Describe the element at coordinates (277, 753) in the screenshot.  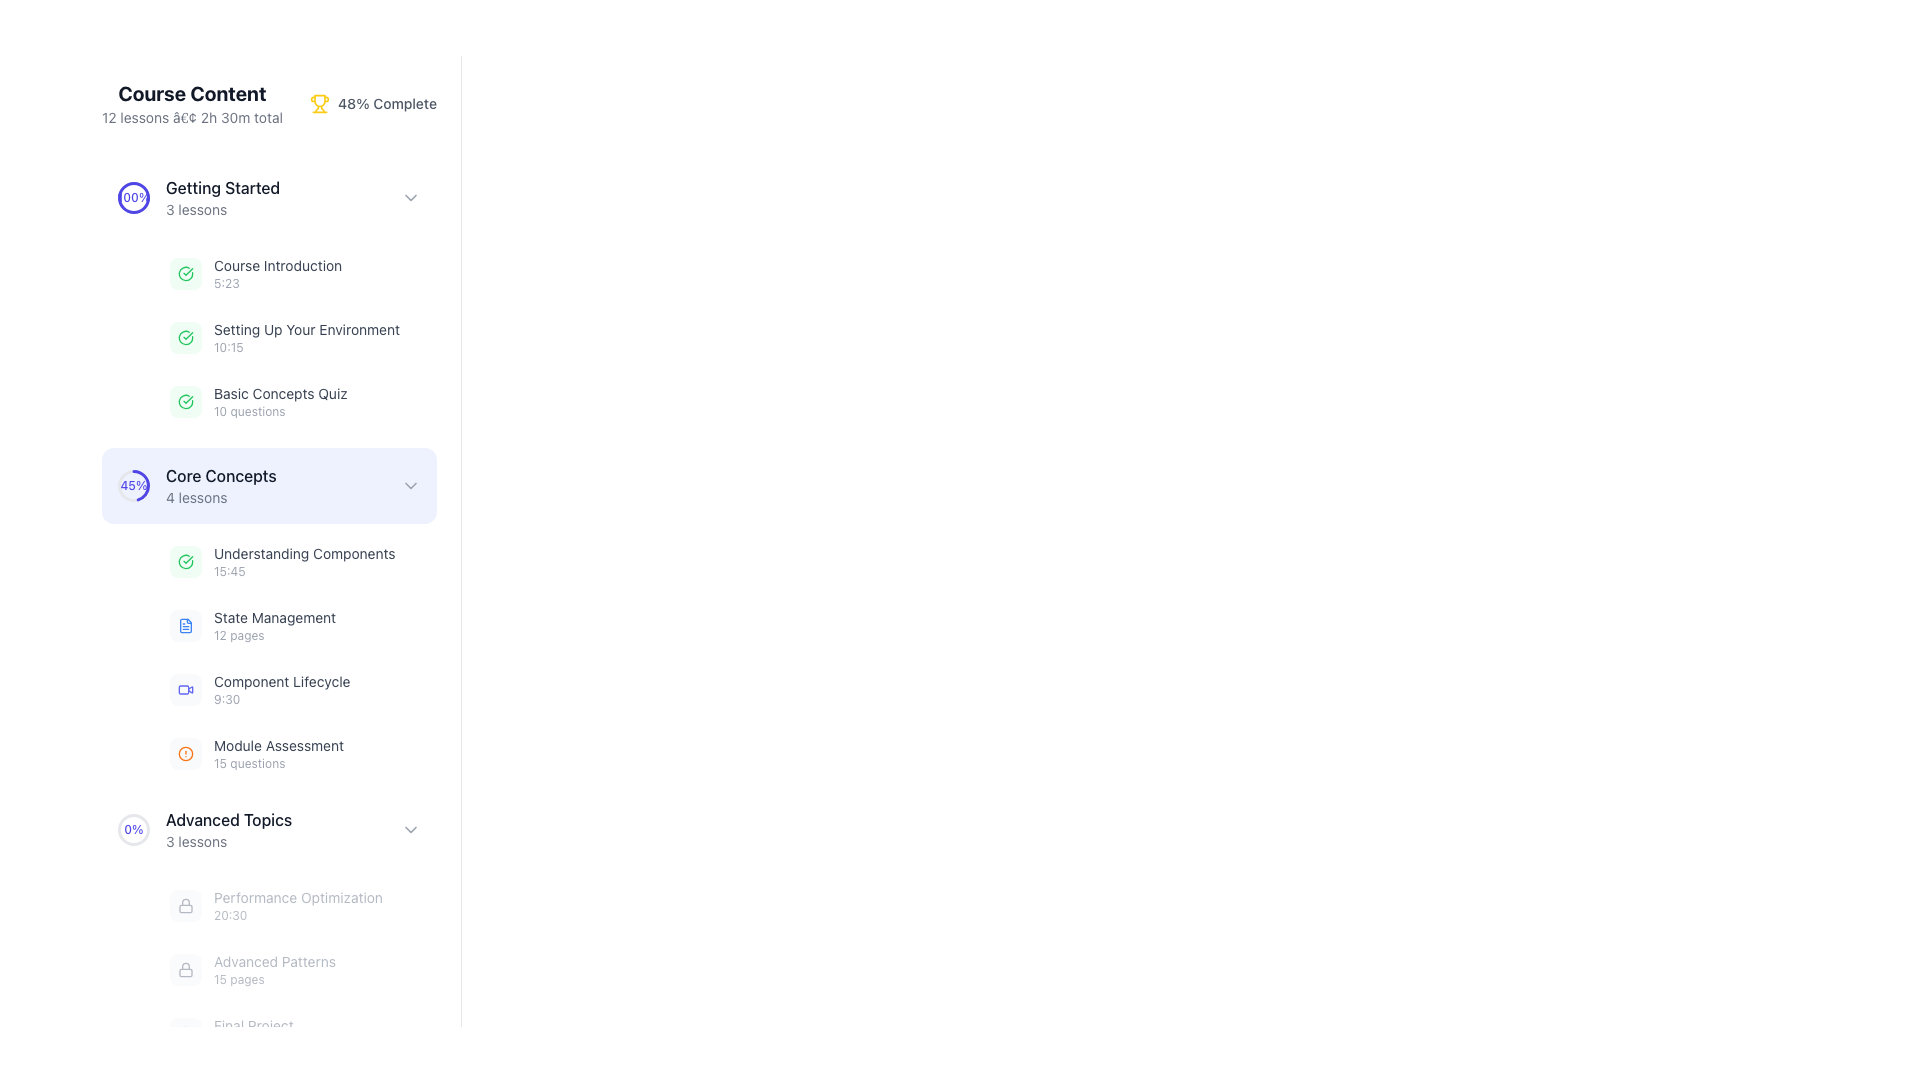
I see `the informative text block labeled 'Module Assessment'` at that location.